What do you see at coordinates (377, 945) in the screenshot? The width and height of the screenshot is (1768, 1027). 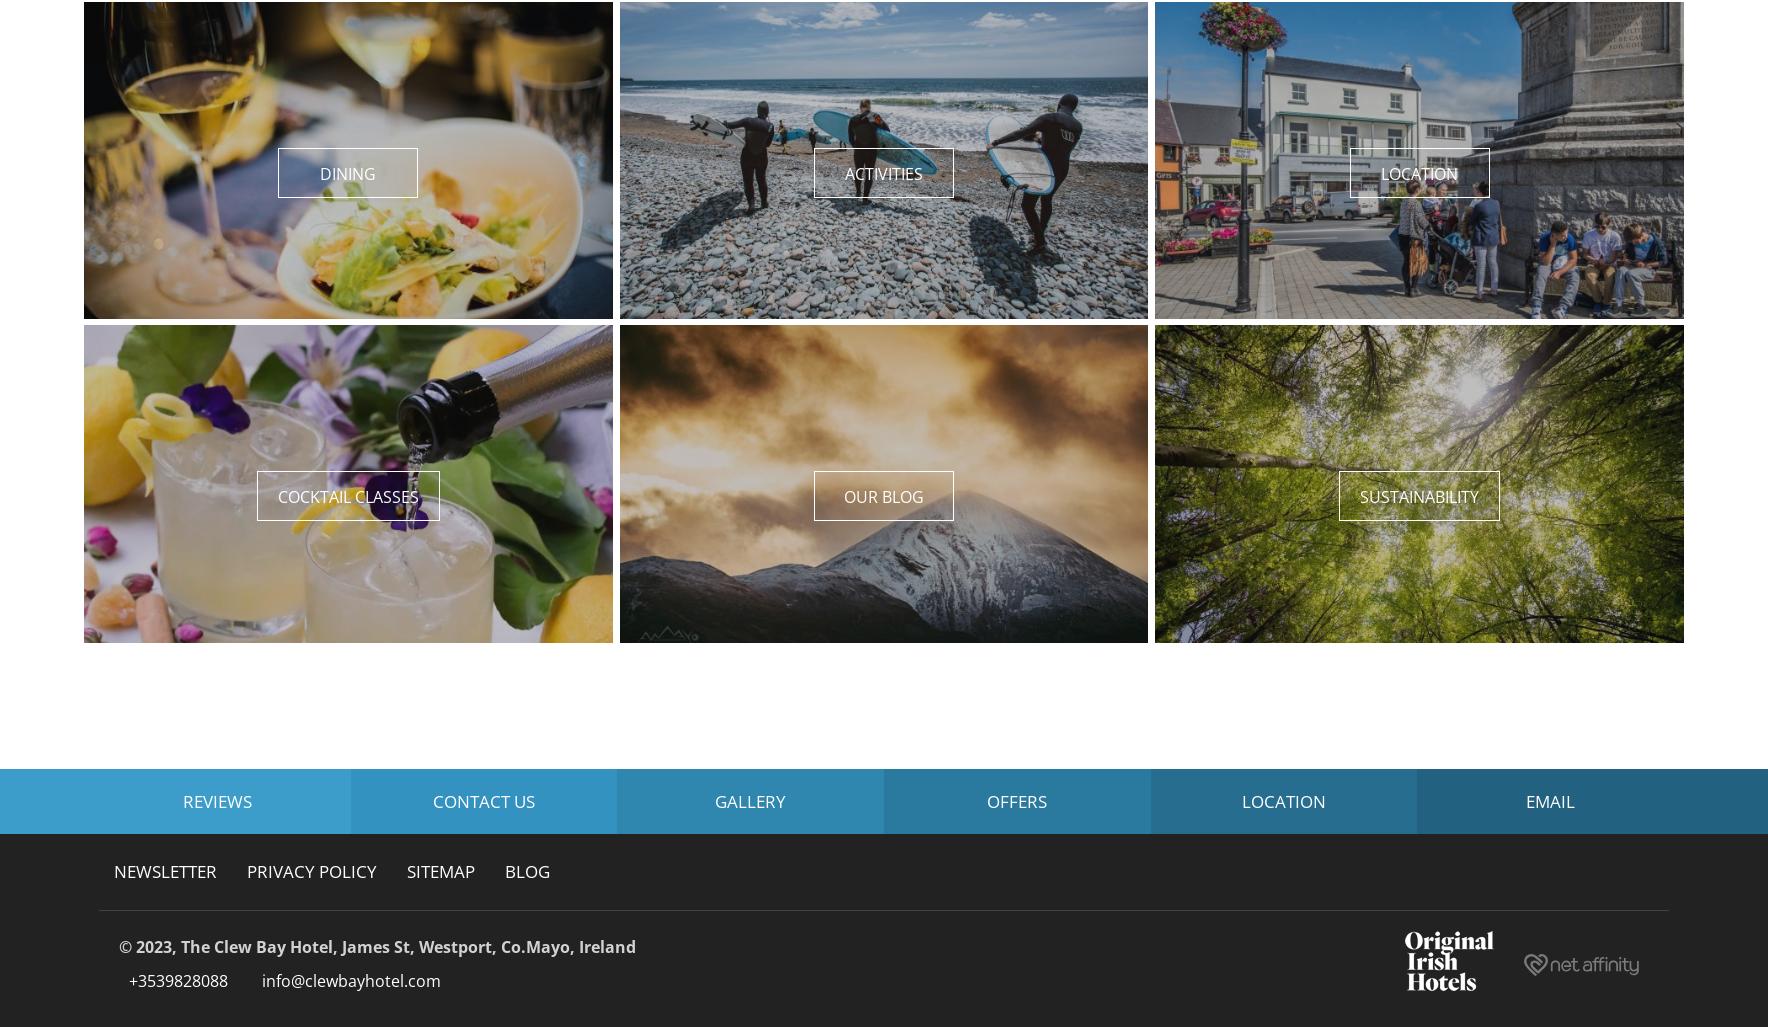 I see `'© 2023, The Clew Bay Hotel, James St, Westport, Co.Mayo, Ireland'` at bounding box center [377, 945].